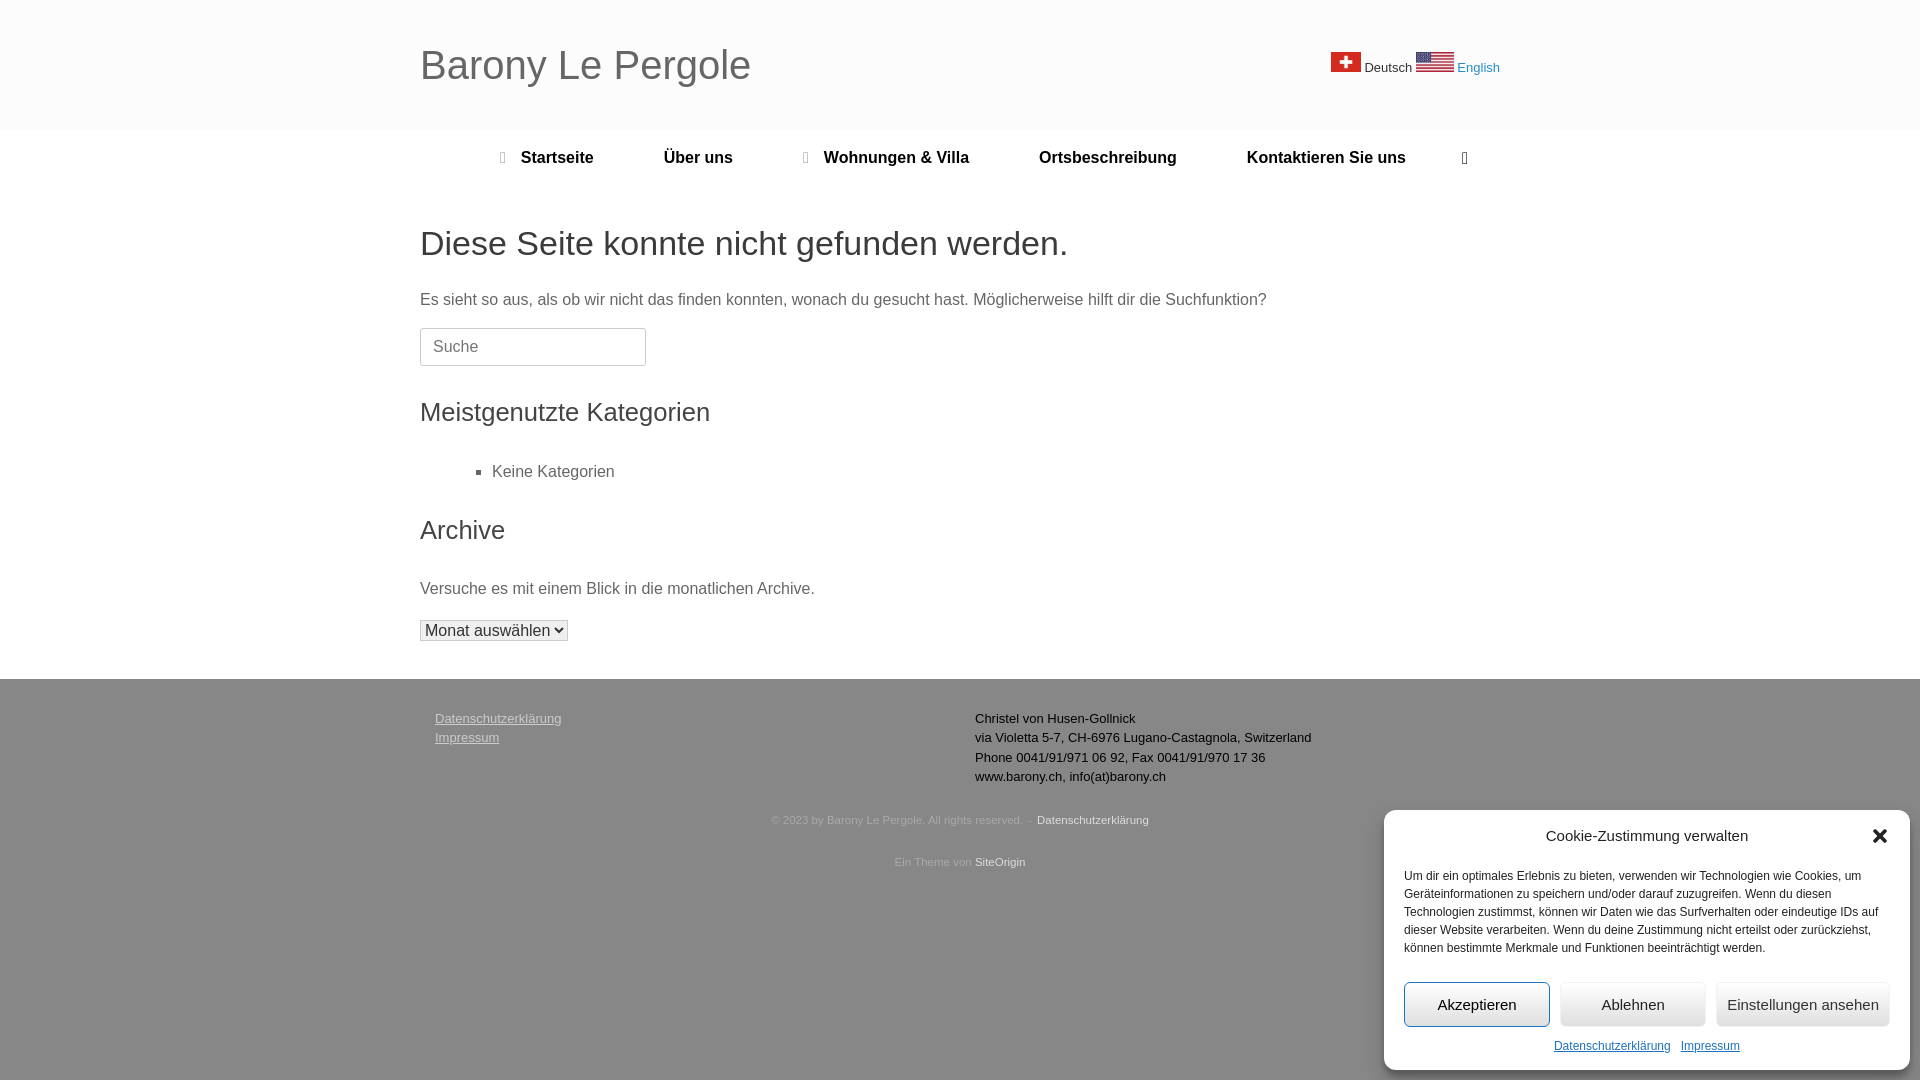 This screenshot has width=1920, height=1080. Describe the element at coordinates (1000, 860) in the screenshot. I see `'SiteOrigin'` at that location.